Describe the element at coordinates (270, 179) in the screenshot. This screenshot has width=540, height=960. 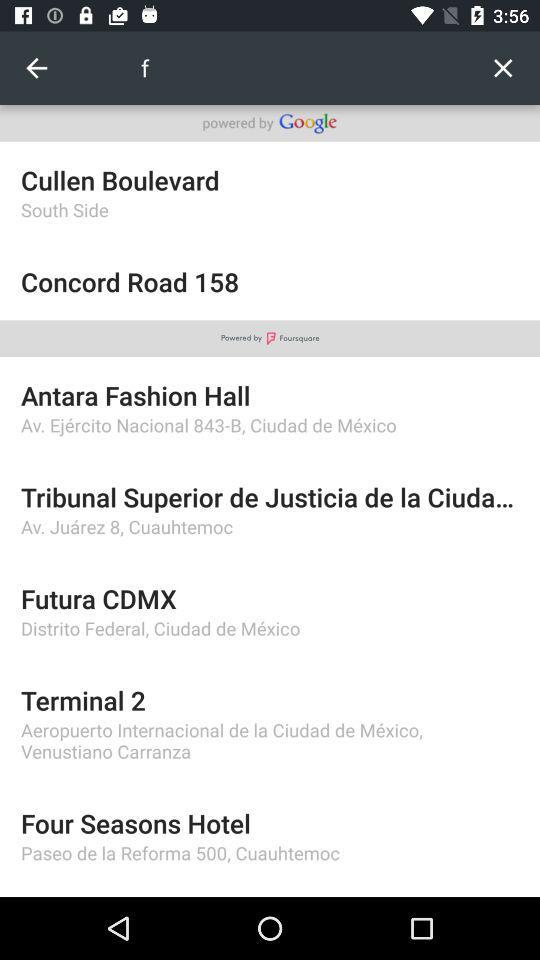
I see `cullen boulevard app` at that location.